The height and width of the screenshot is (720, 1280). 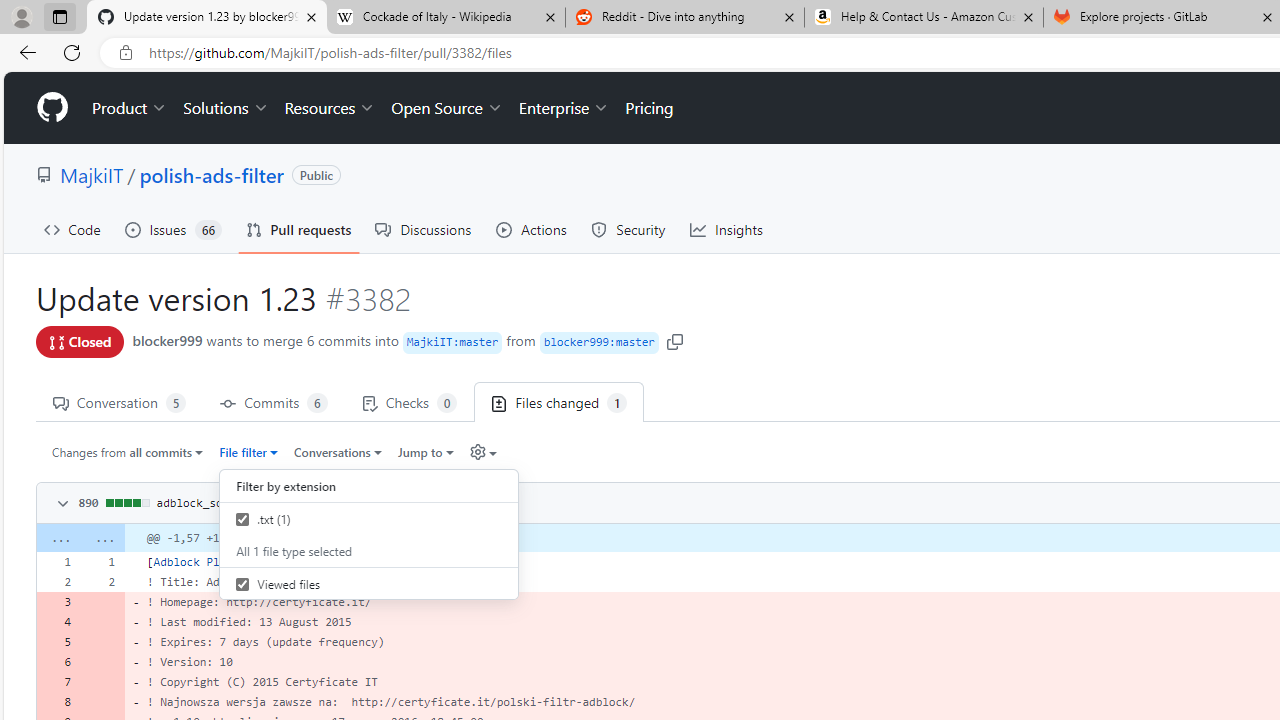 I want to click on 'Pricing', so click(x=649, y=108).